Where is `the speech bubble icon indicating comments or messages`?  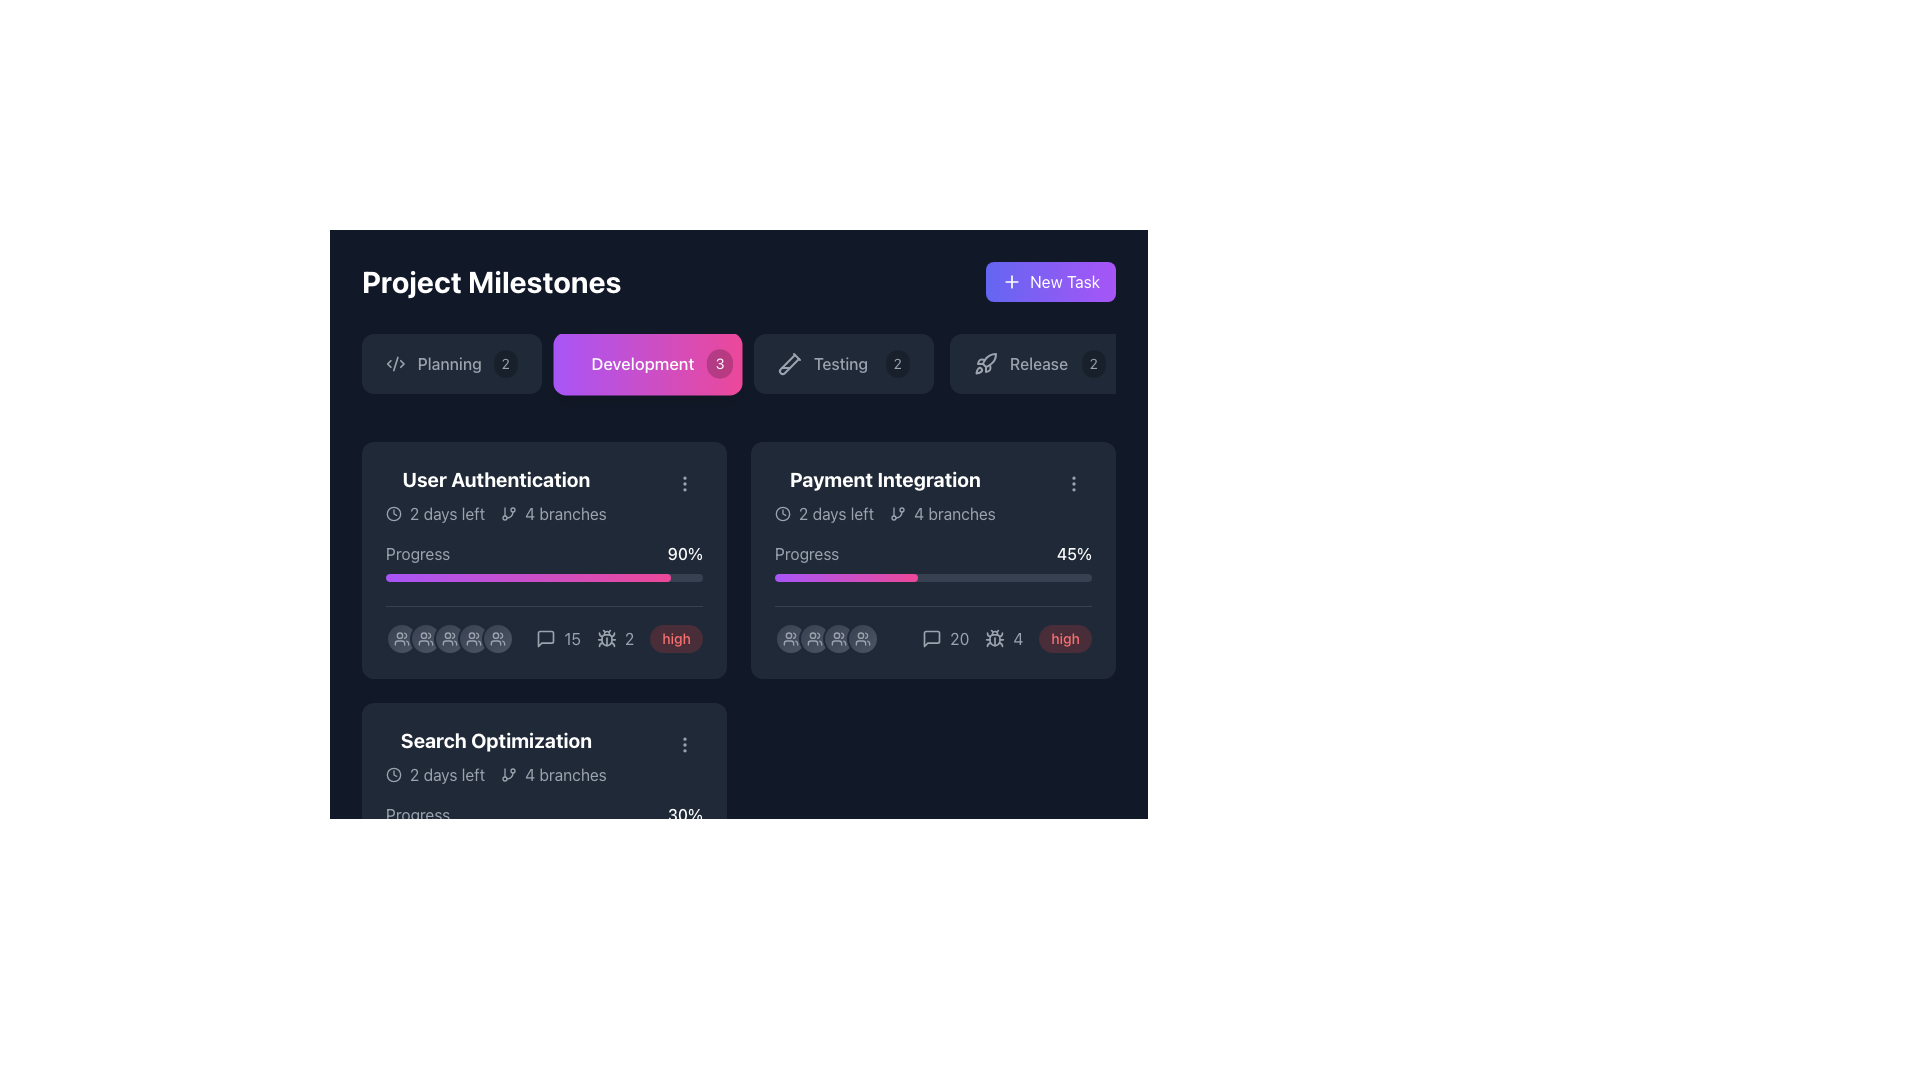 the speech bubble icon indicating comments or messages is located at coordinates (546, 639).